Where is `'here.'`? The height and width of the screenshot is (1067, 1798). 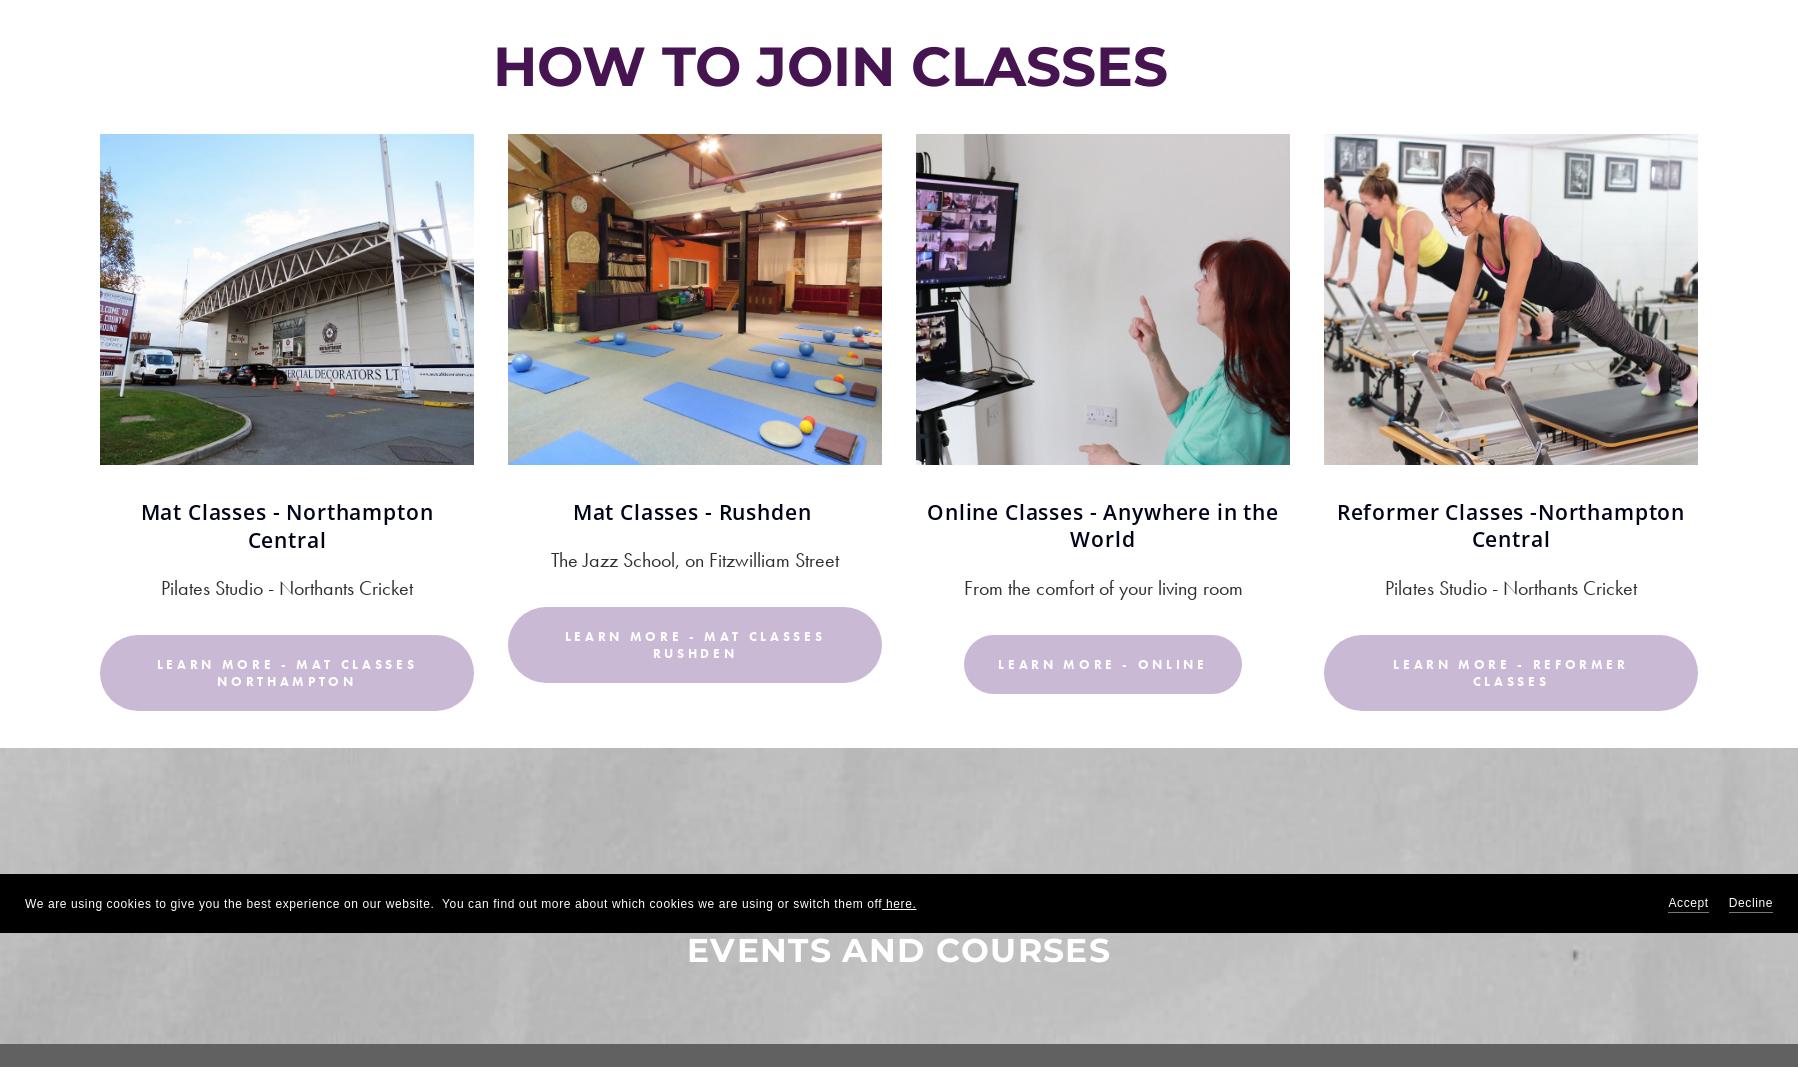
'here.' is located at coordinates (881, 903).